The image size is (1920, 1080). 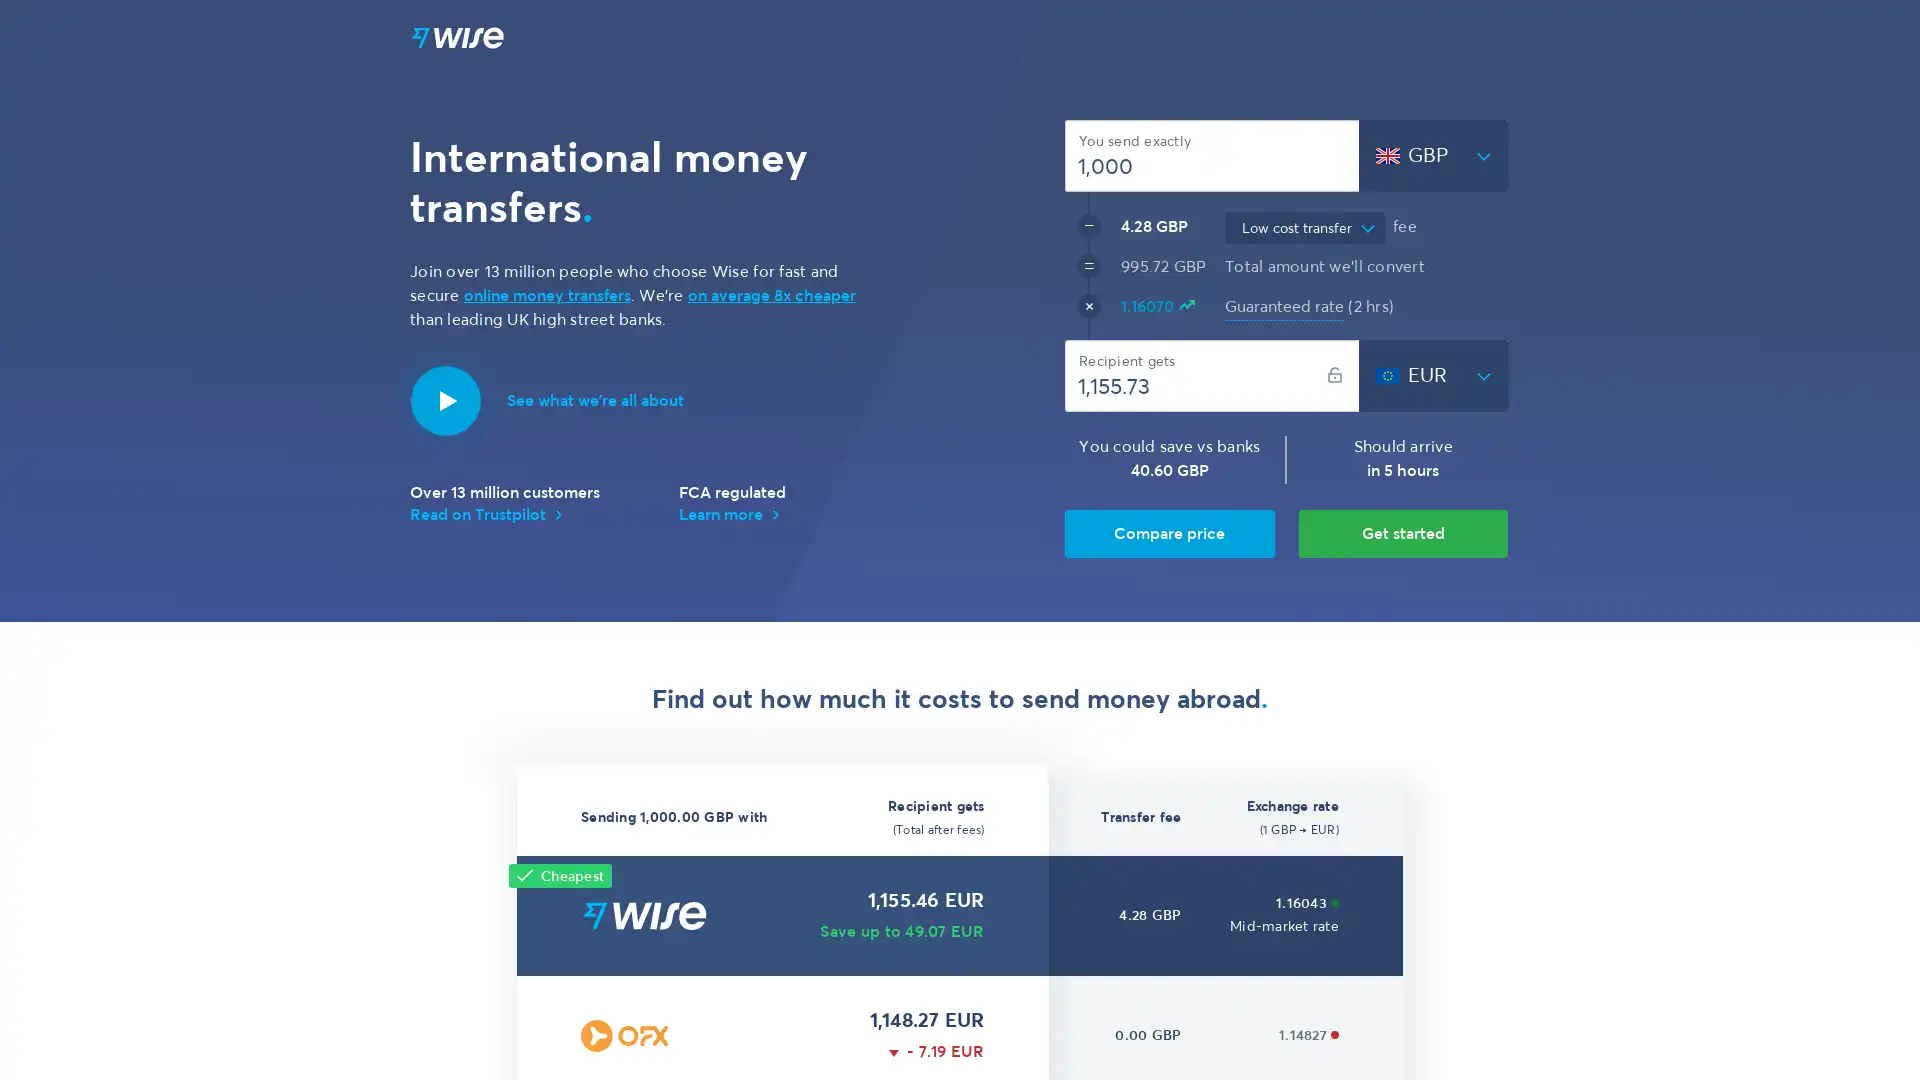 I want to click on Introduction to Wise, so click(x=594, y=400).